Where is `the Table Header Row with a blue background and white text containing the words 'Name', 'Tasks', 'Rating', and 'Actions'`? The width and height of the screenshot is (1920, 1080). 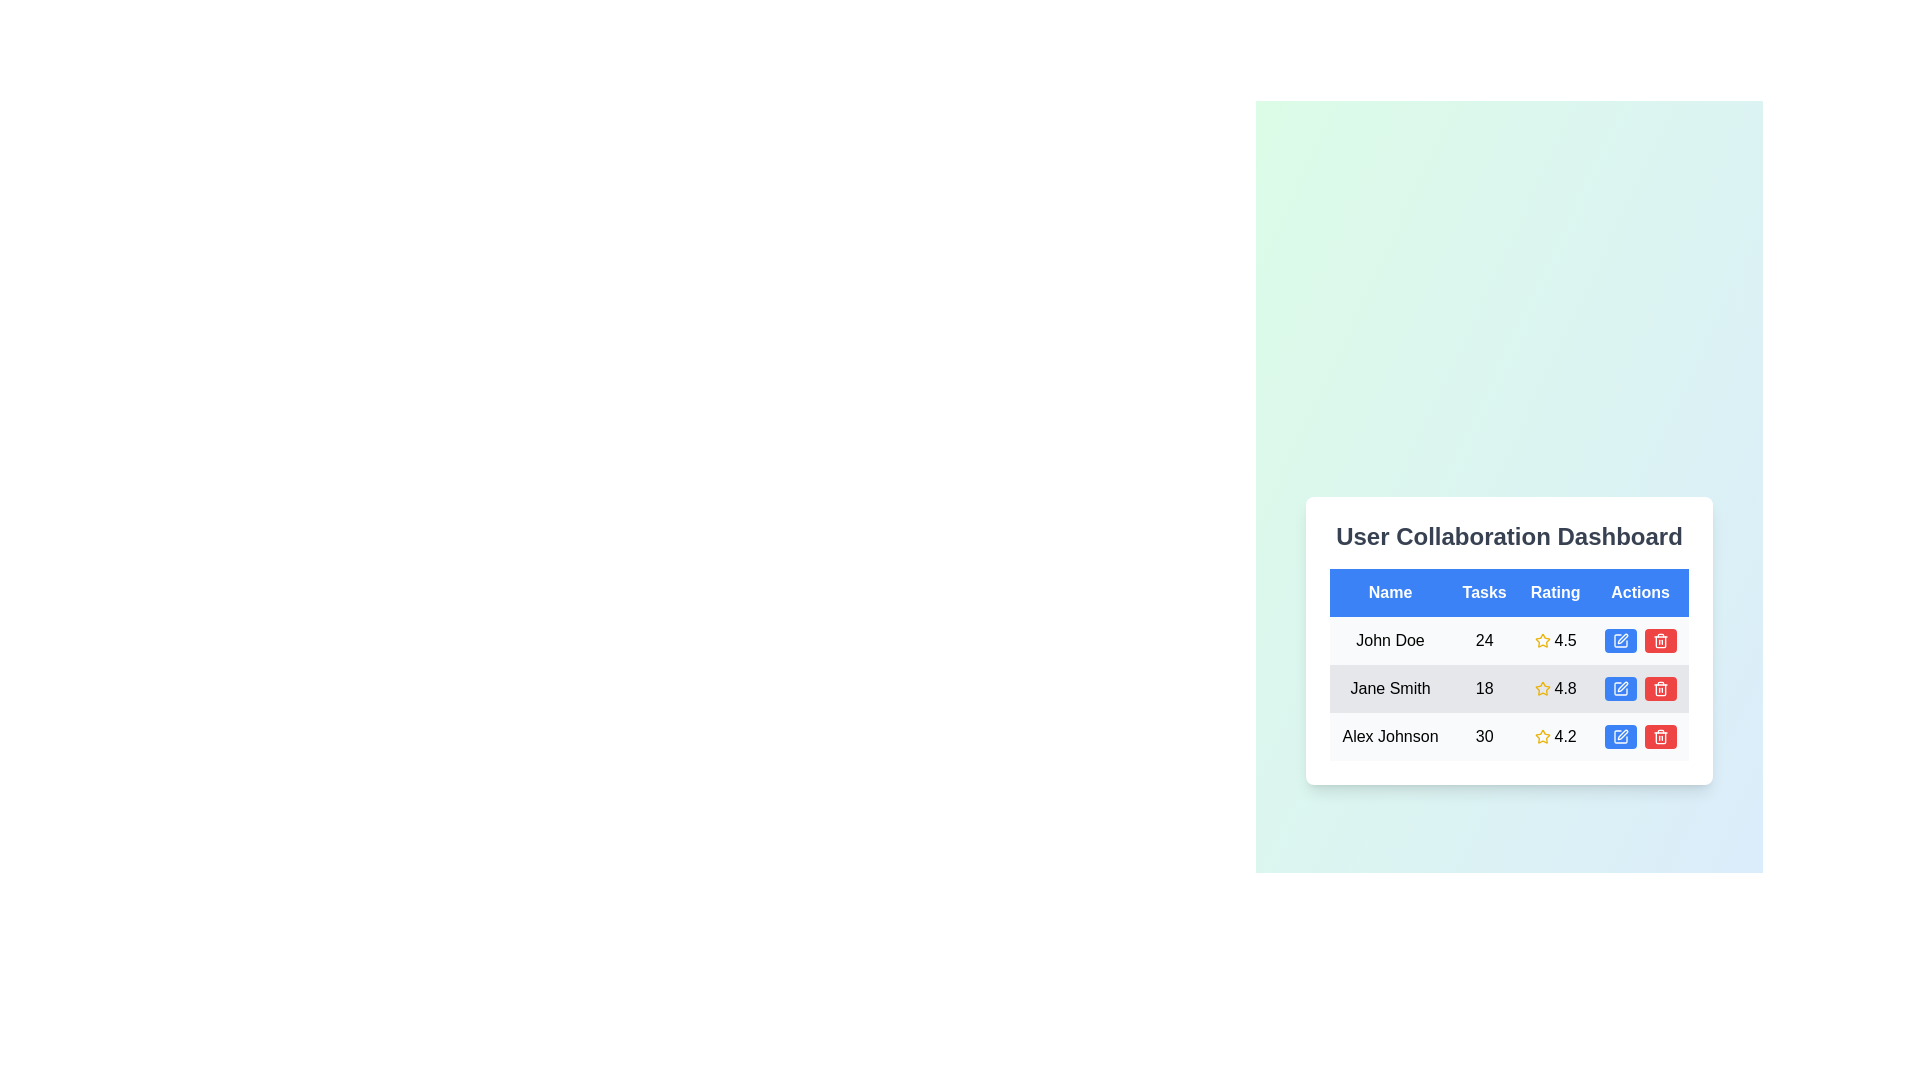 the Table Header Row with a blue background and white text containing the words 'Name', 'Tasks', 'Rating', and 'Actions' is located at coordinates (1509, 592).